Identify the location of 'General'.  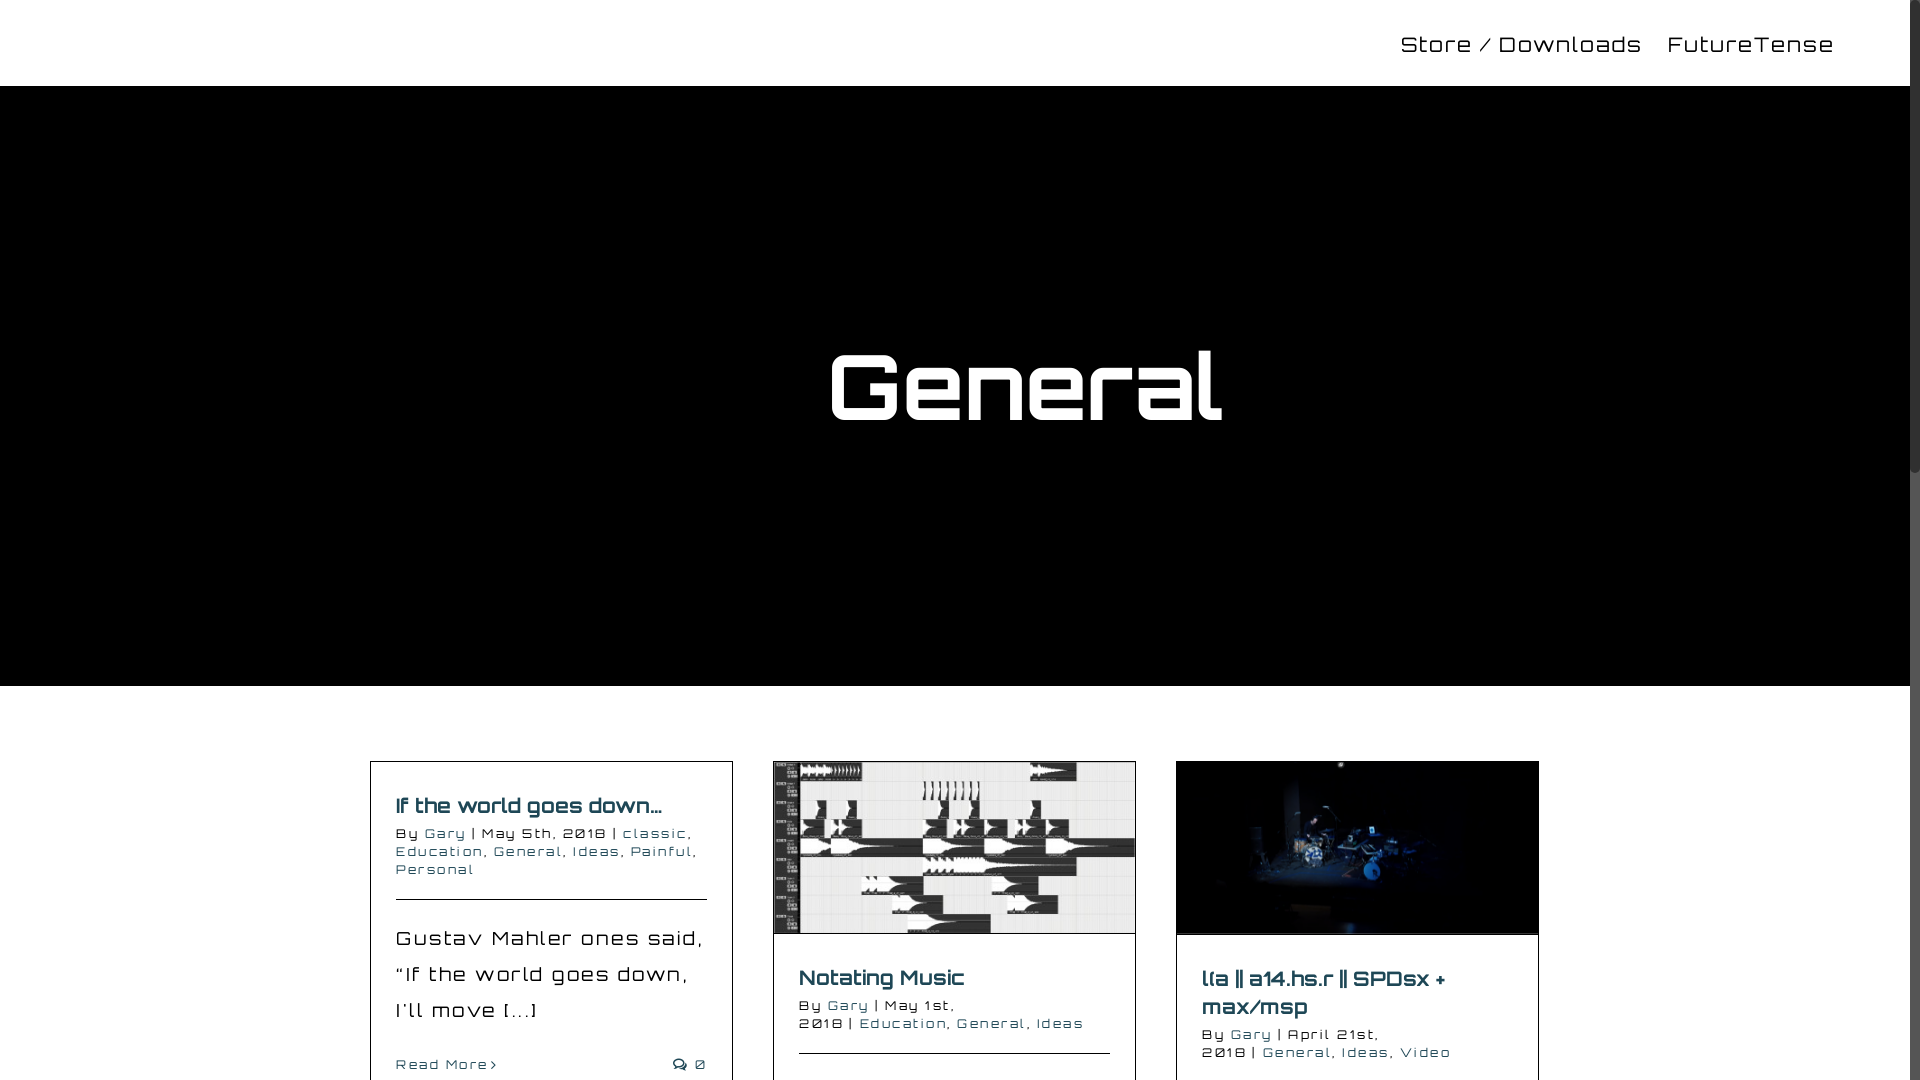
(1296, 1051).